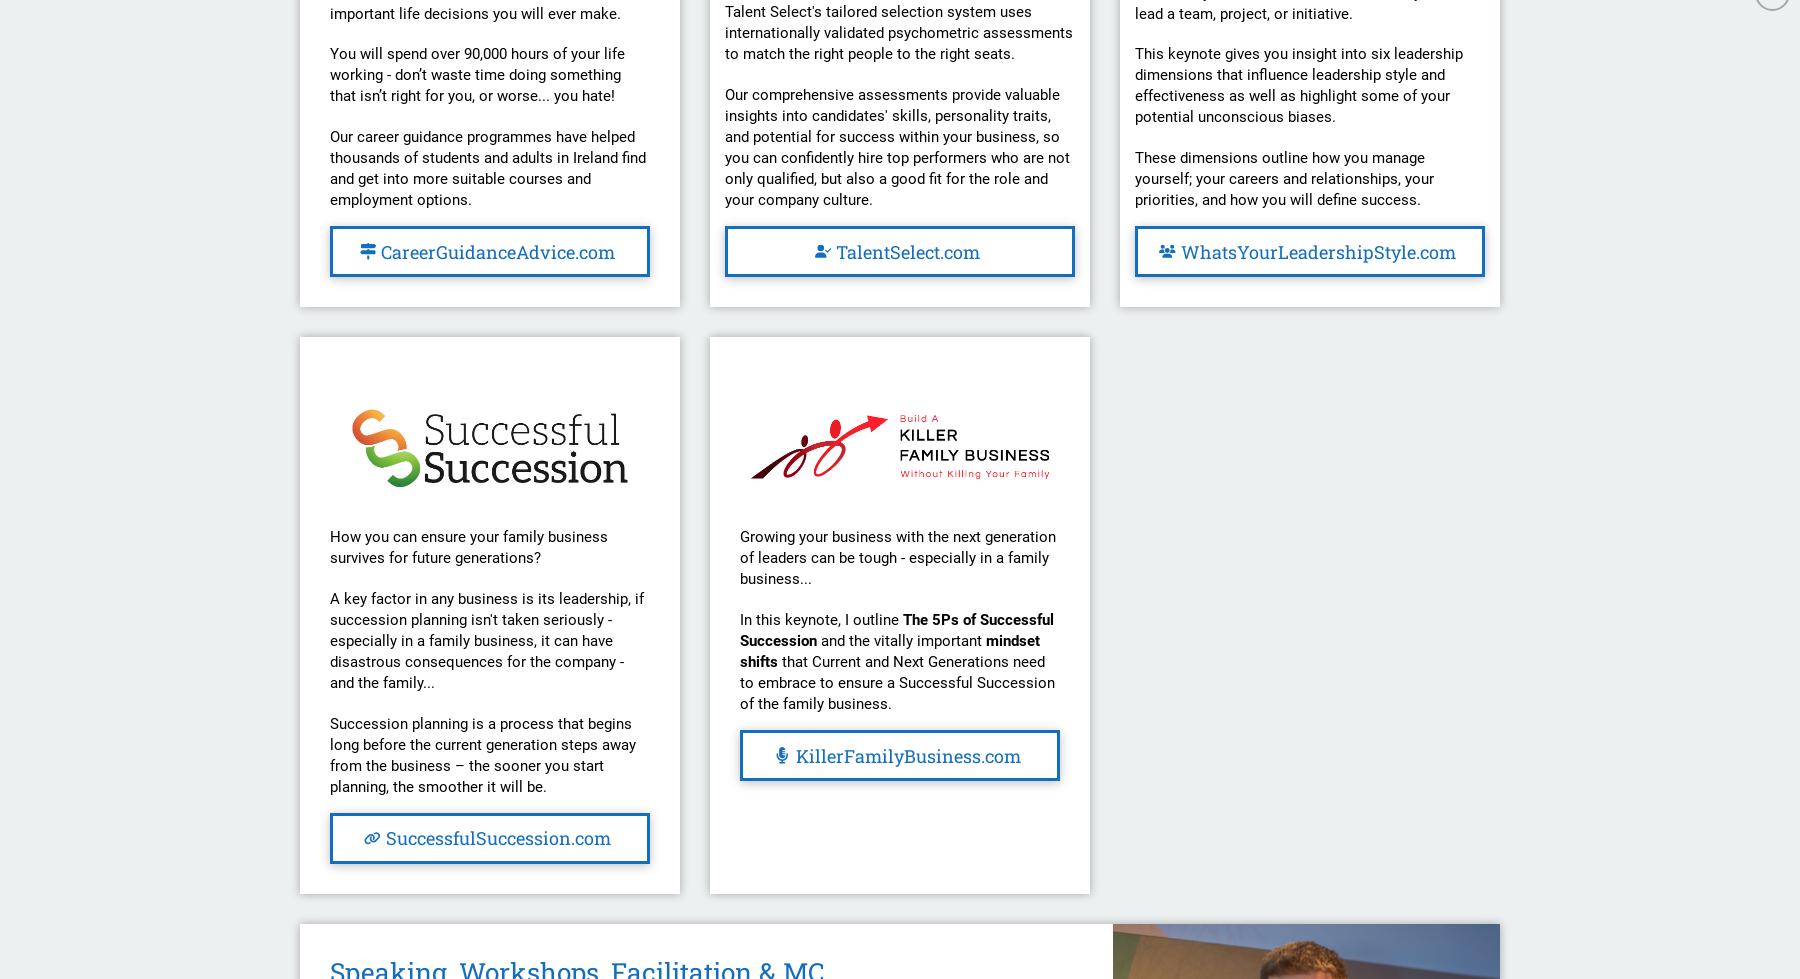  Describe the element at coordinates (738, 649) in the screenshot. I see `'mindset shifts'` at that location.